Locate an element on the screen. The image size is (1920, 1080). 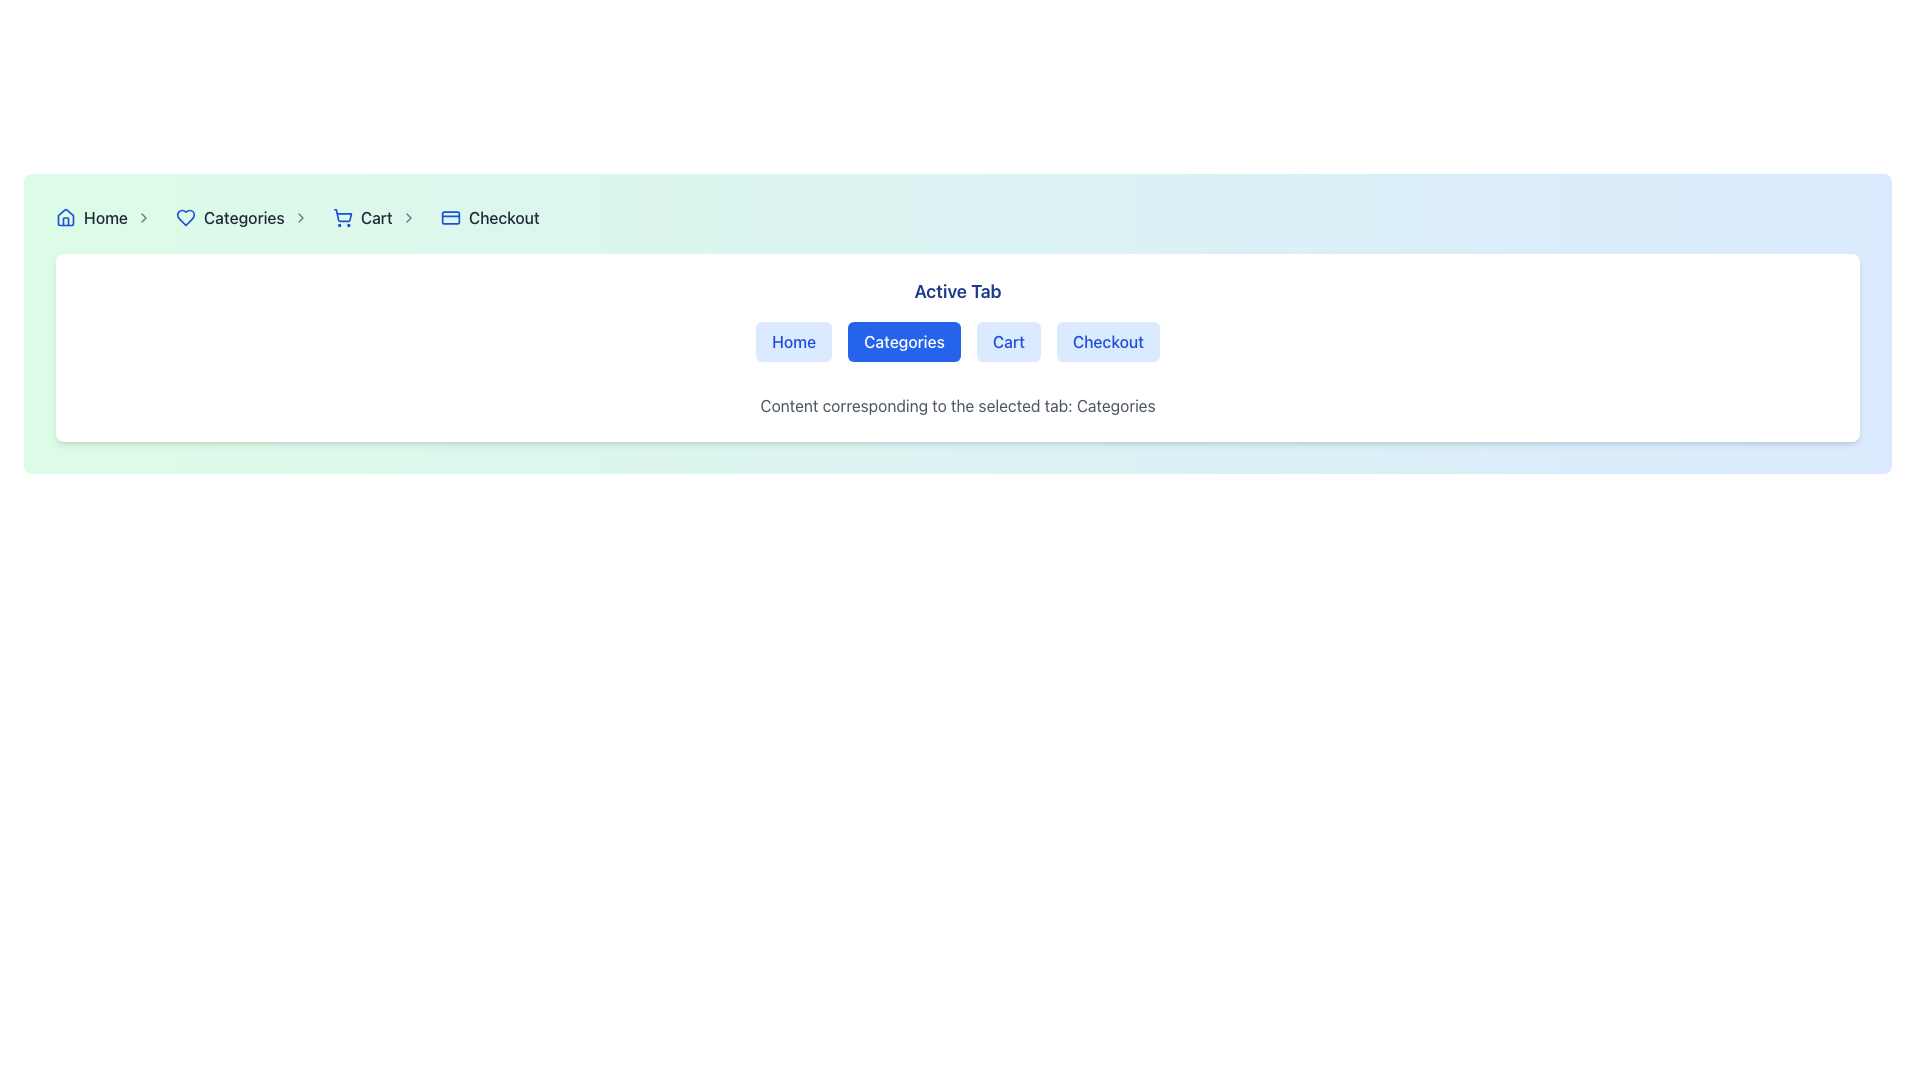
the 'Home' button with rounded corners and a light blue background in the navigation bar is located at coordinates (793, 341).